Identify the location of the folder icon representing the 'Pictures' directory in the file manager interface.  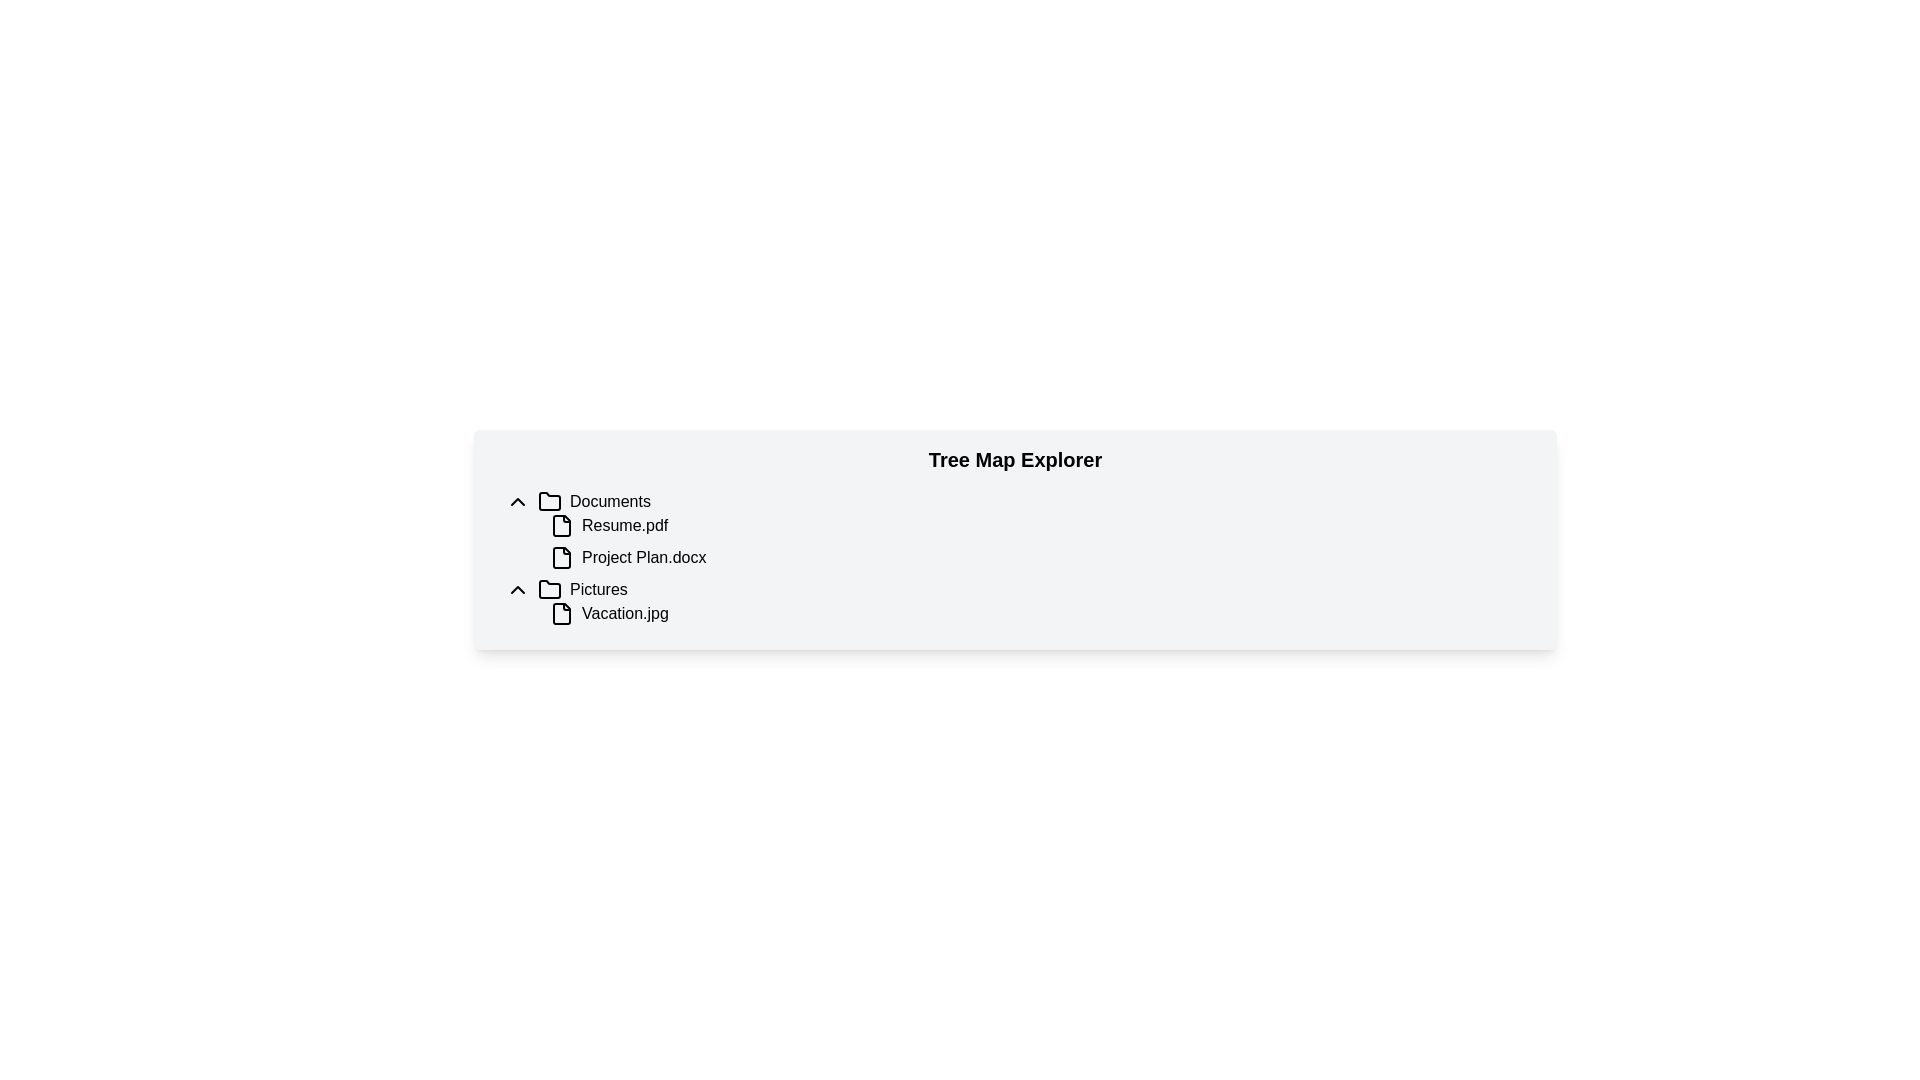
(550, 588).